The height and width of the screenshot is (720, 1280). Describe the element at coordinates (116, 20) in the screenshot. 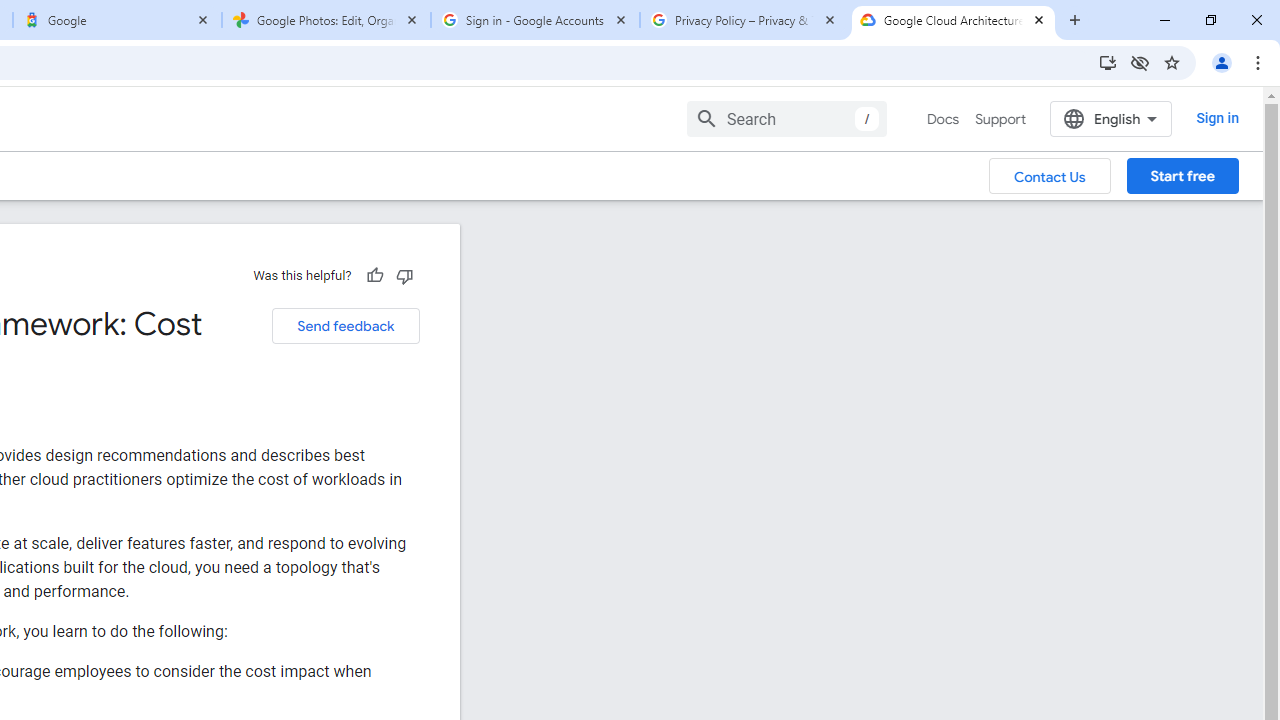

I see `'Google'` at that location.